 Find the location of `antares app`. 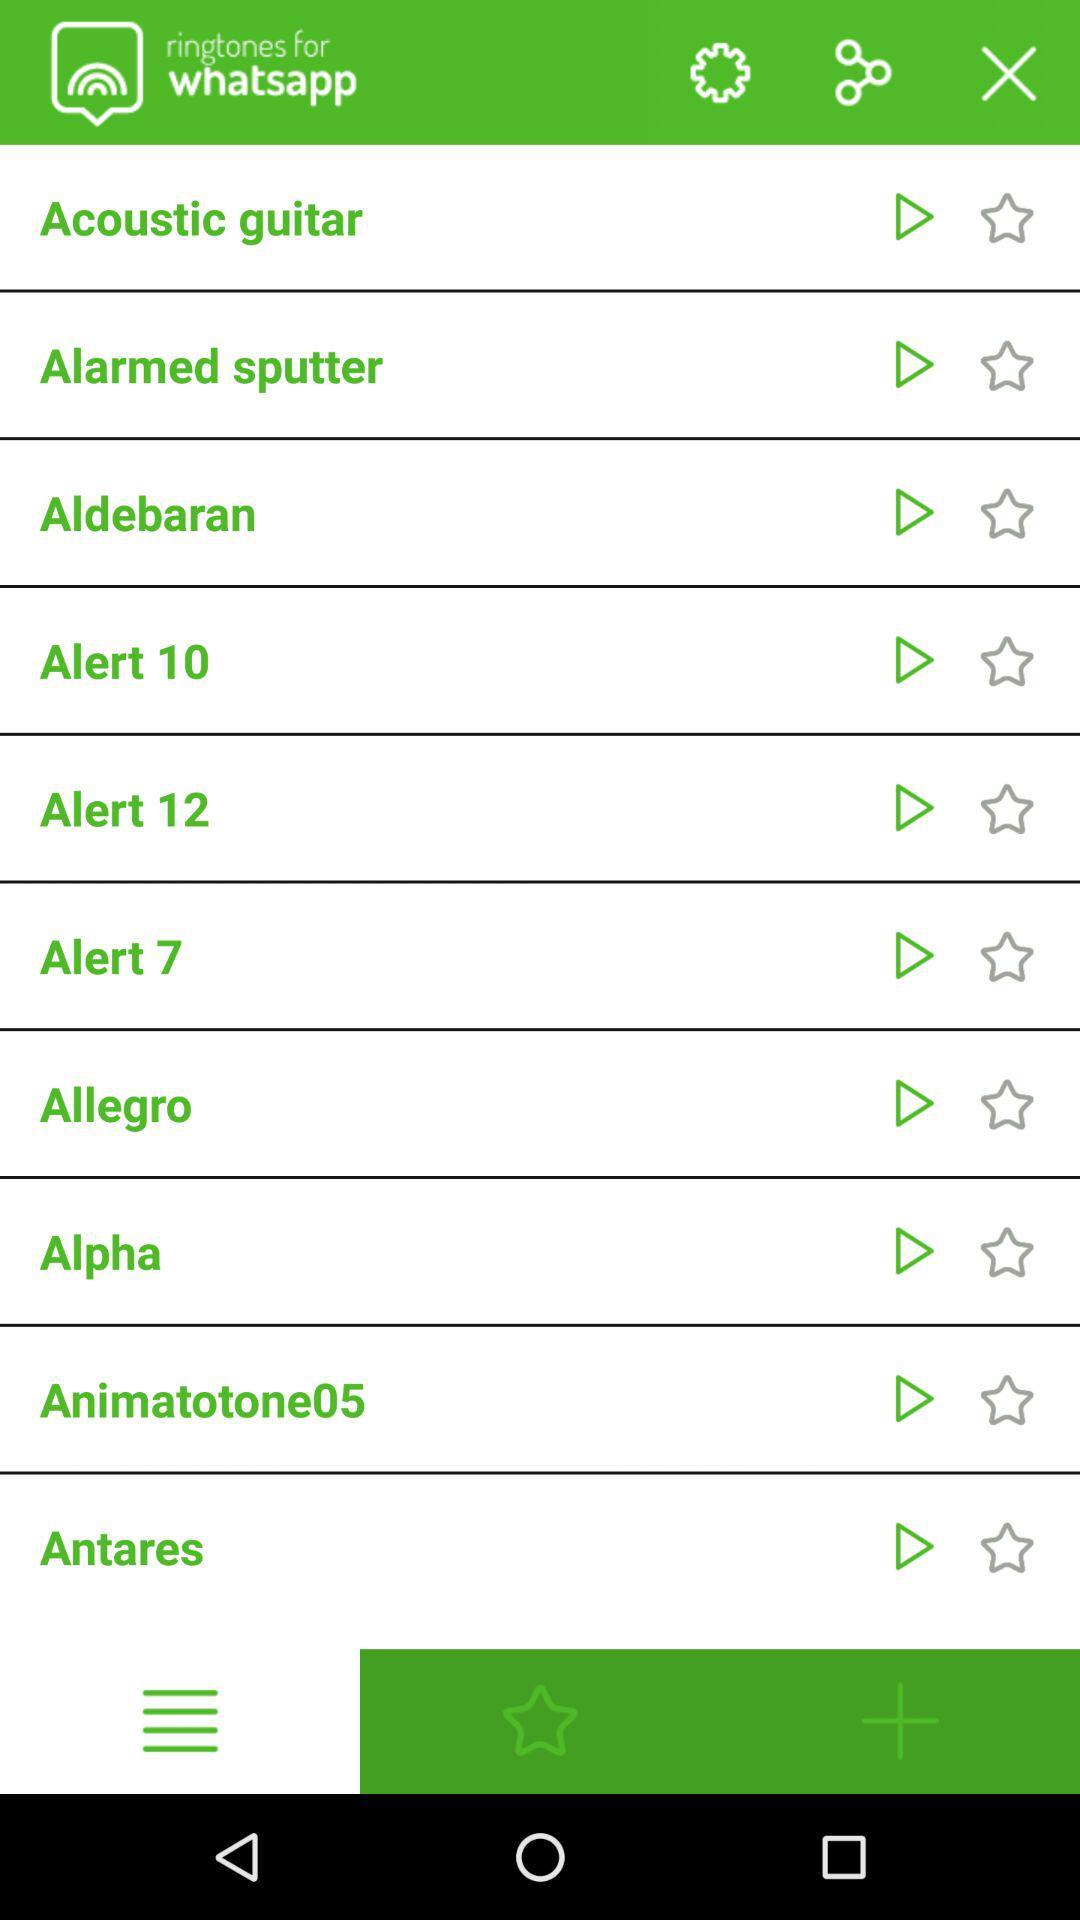

antares app is located at coordinates (454, 1545).